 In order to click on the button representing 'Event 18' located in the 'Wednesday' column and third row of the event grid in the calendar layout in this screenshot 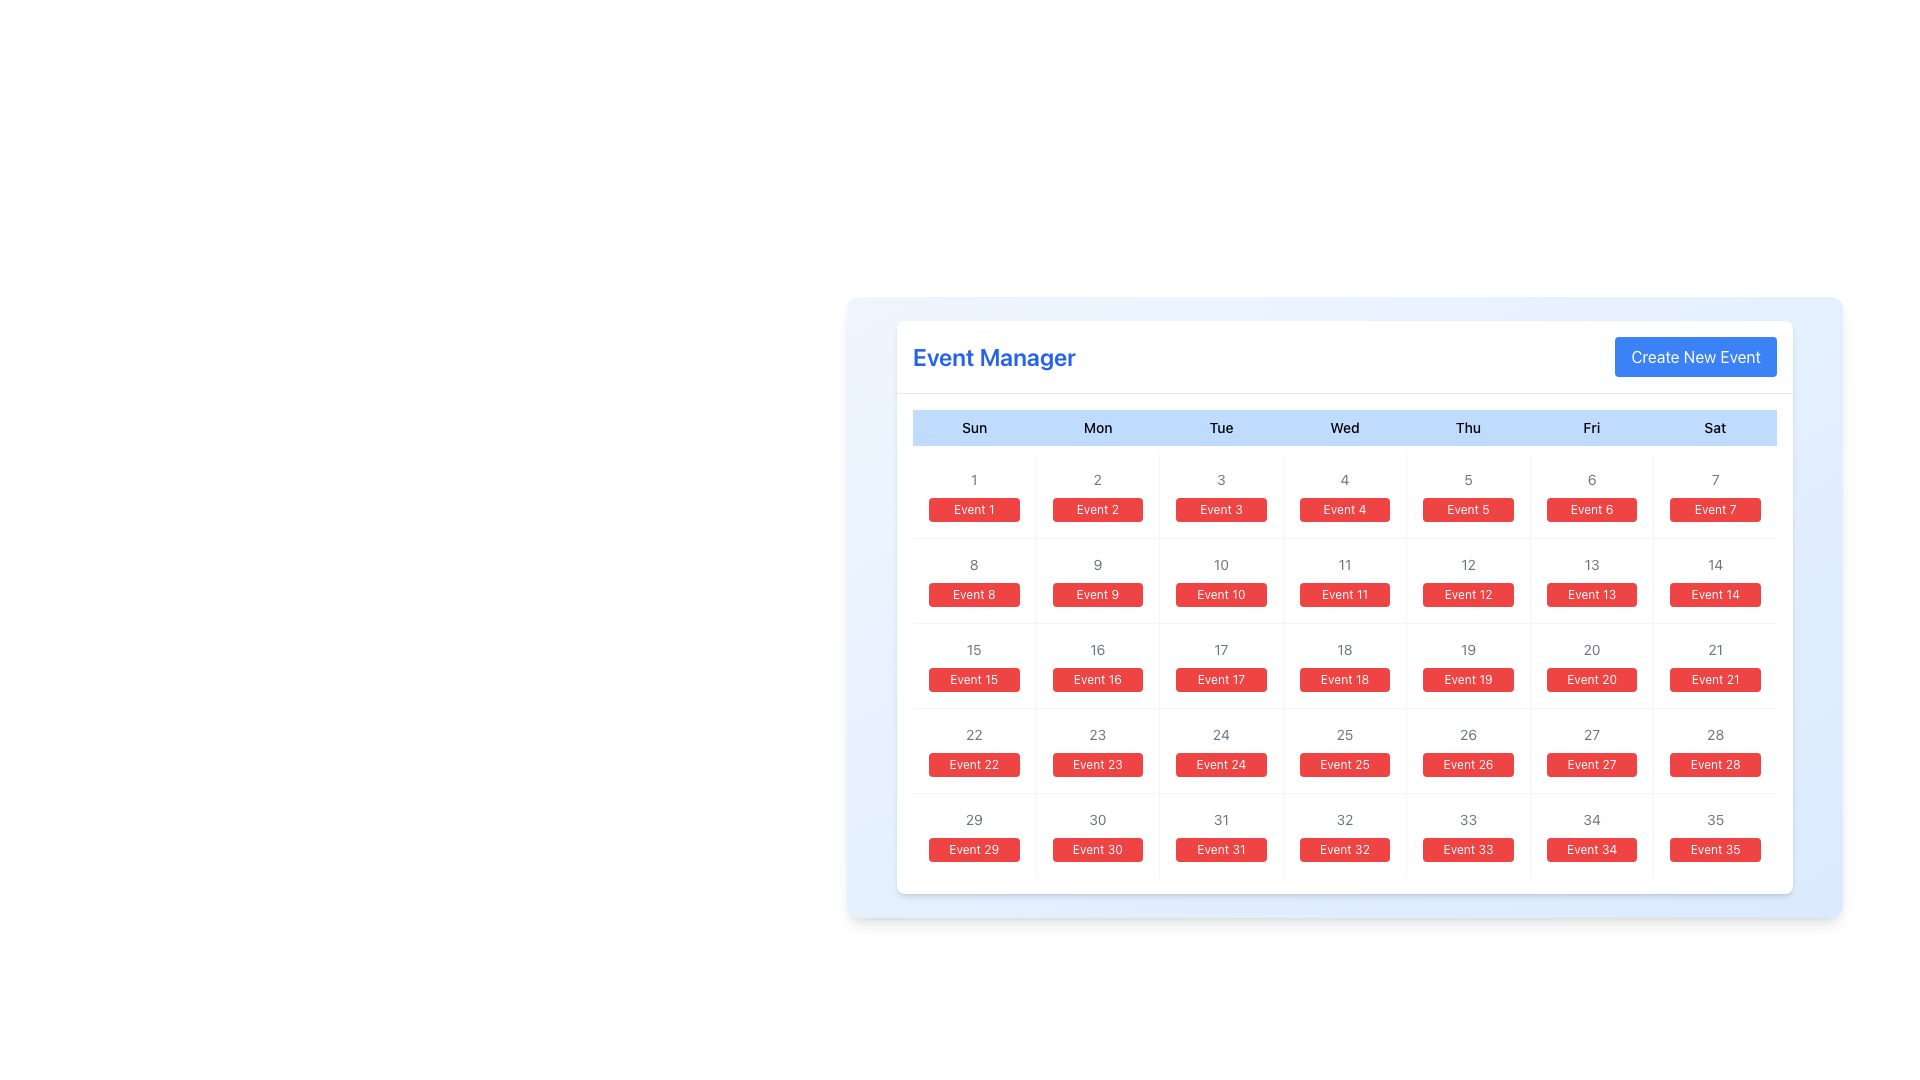, I will do `click(1344, 644)`.